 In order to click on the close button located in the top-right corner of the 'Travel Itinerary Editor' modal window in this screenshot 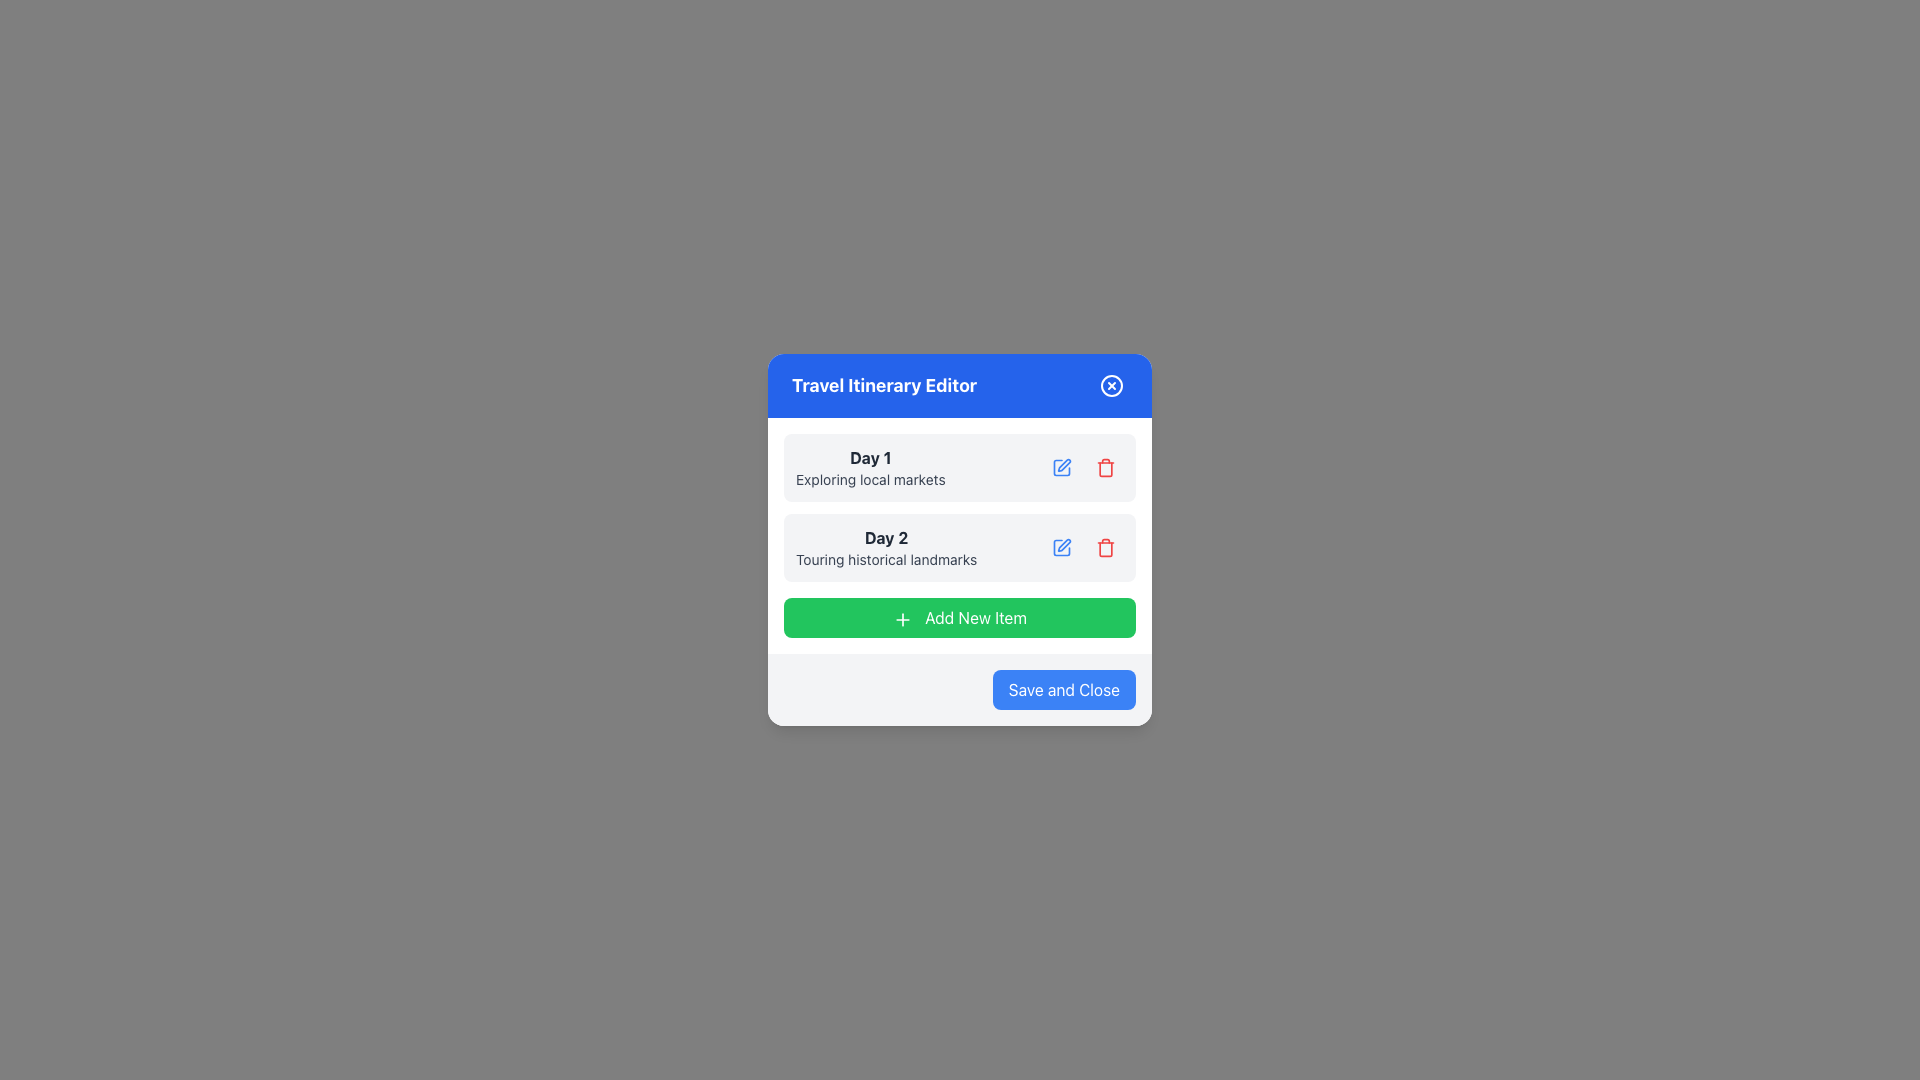, I will do `click(1111, 385)`.